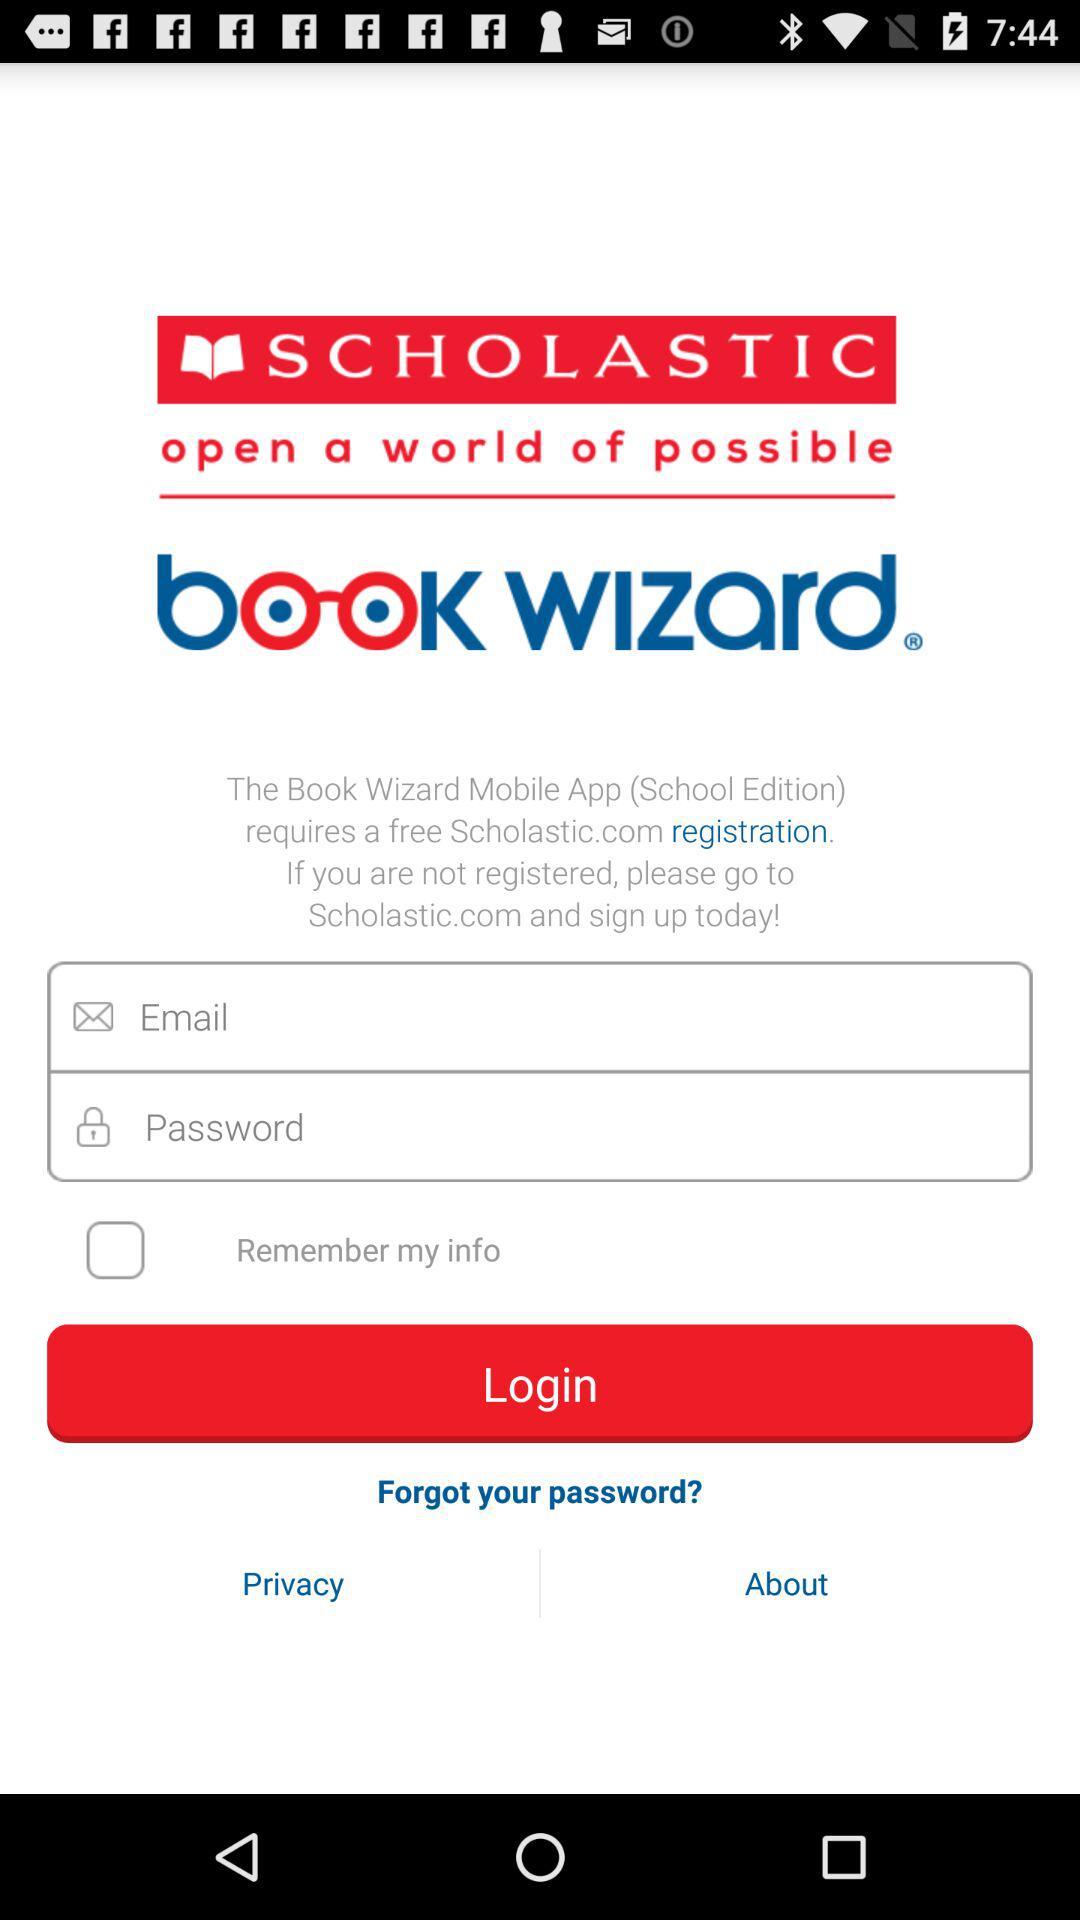  I want to click on the about at the bottom right corner, so click(785, 1582).